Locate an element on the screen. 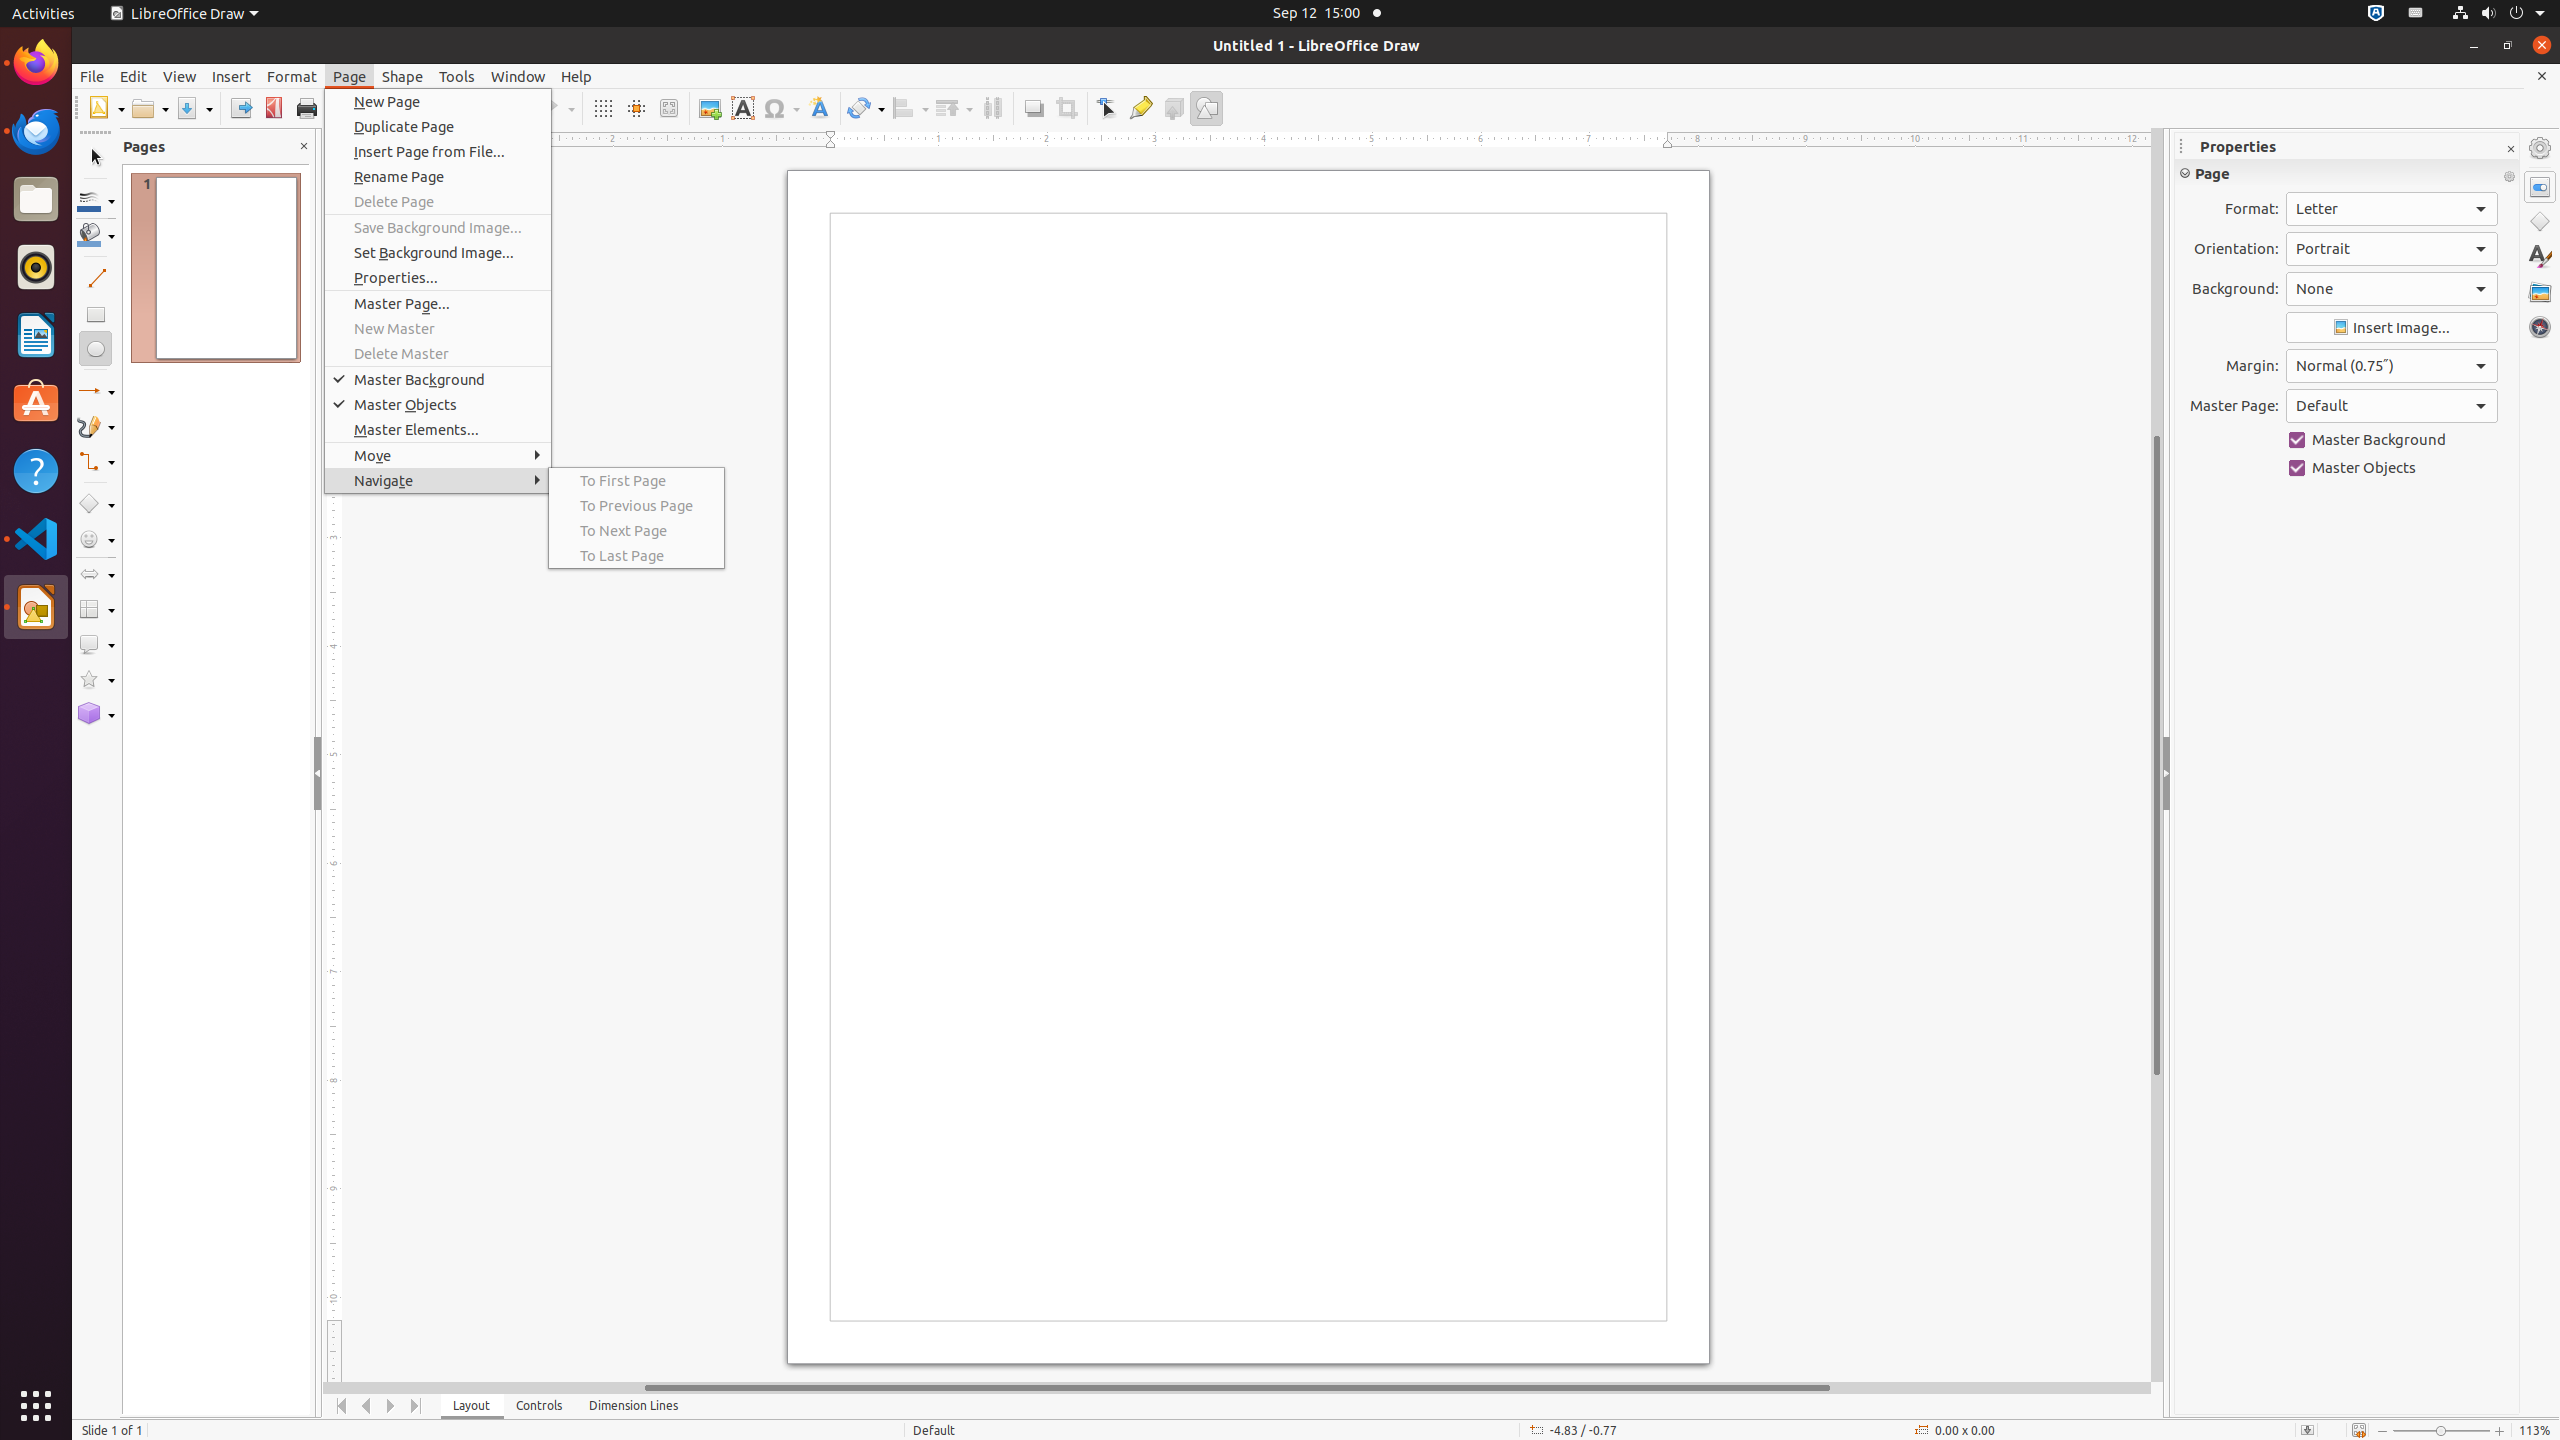 The height and width of the screenshot is (1440, 2560). ':1.72/StatusNotifierItem' is located at coordinates (2374, 12).